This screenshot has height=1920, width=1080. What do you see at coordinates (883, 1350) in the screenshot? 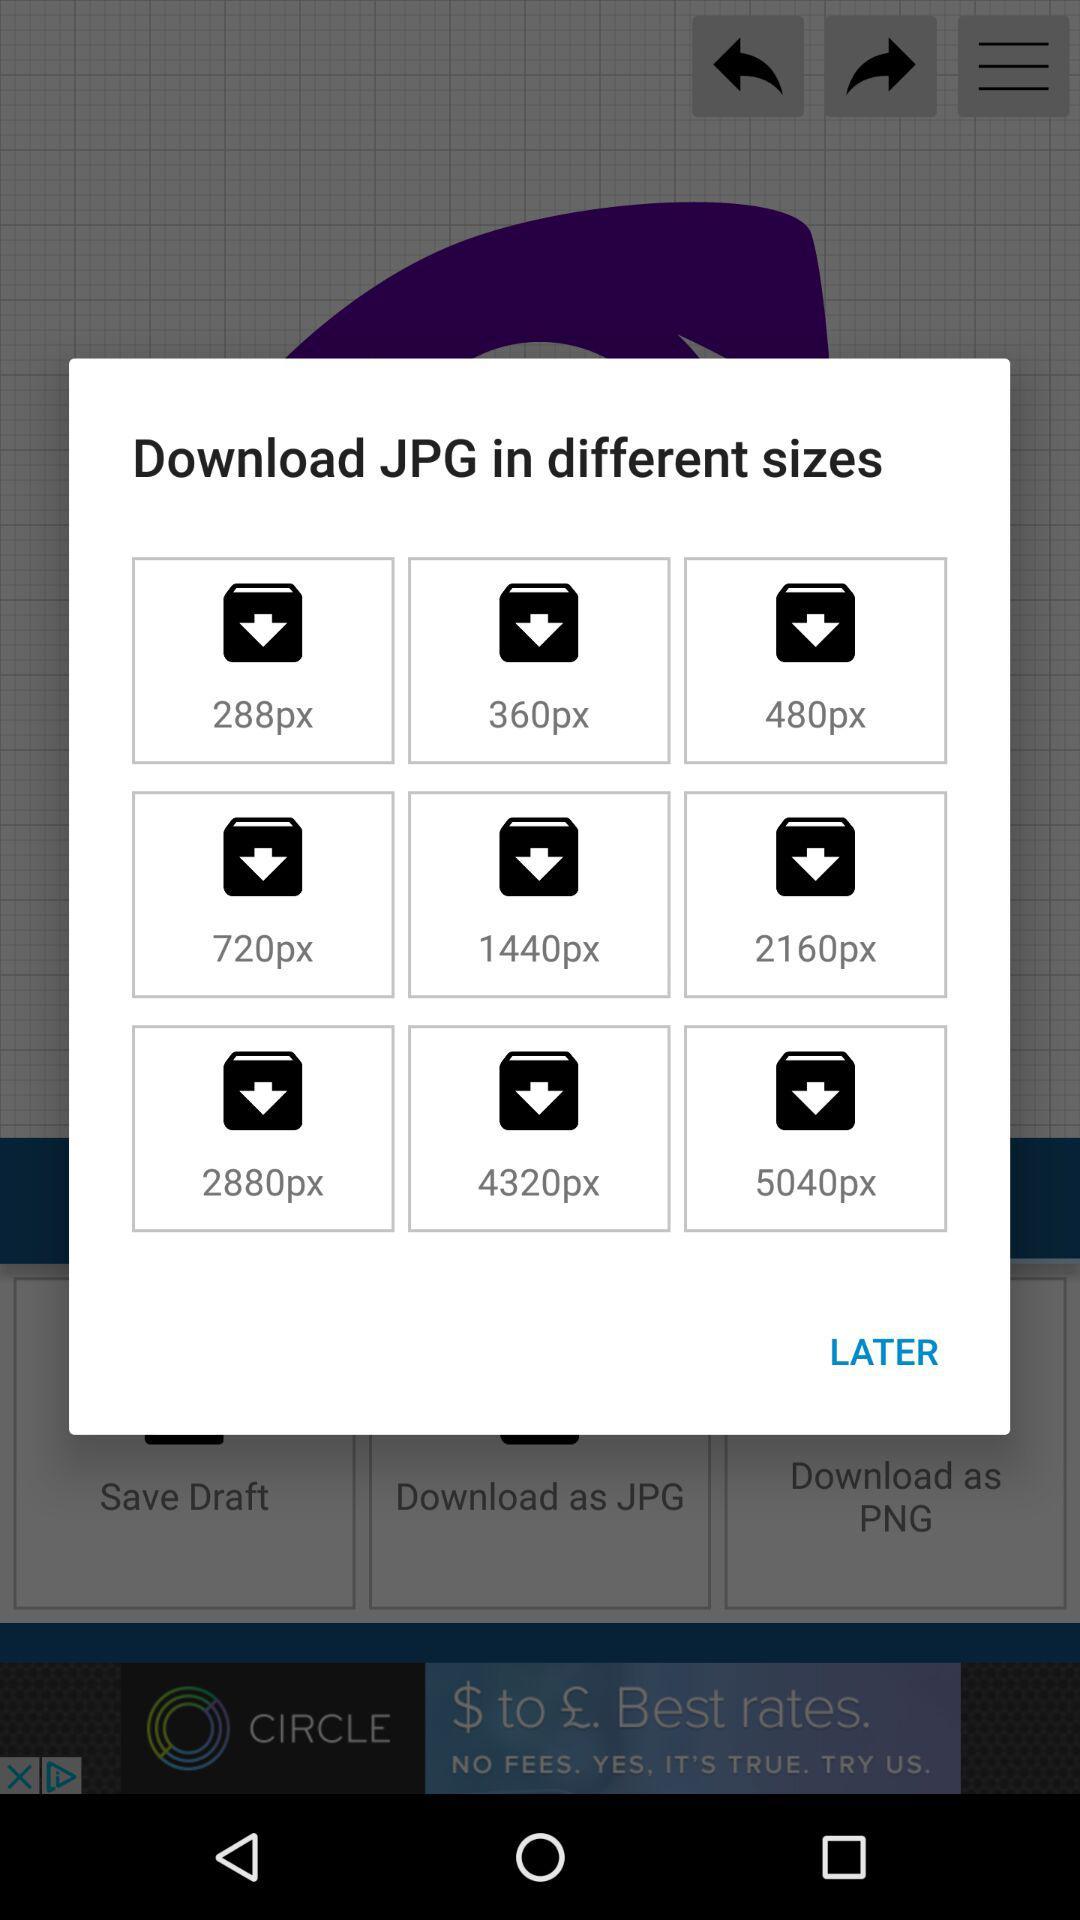
I see `icon below 5040px` at bounding box center [883, 1350].